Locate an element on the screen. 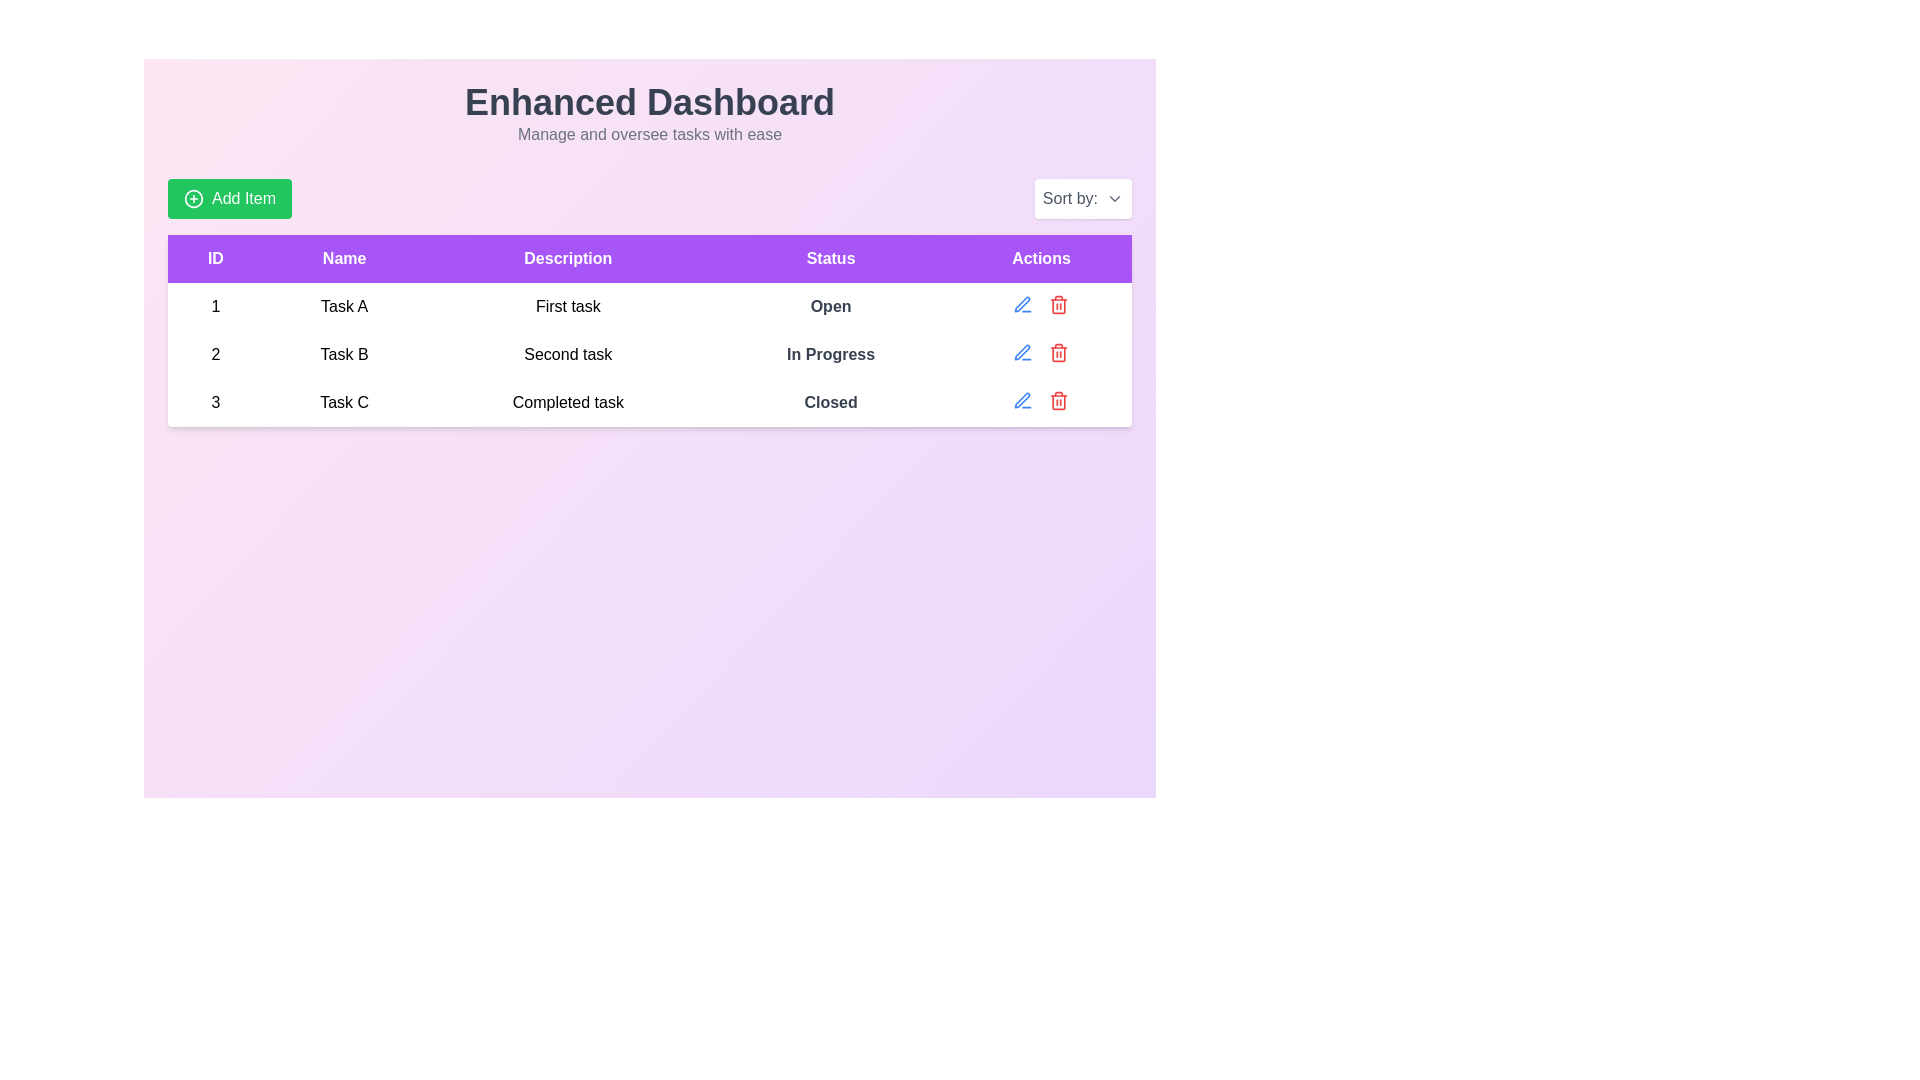 Image resolution: width=1920 pixels, height=1080 pixels. to select the third row in the task table labeled 'Task C' with the status 'Completed' and final state 'Closed' is located at coordinates (649, 402).